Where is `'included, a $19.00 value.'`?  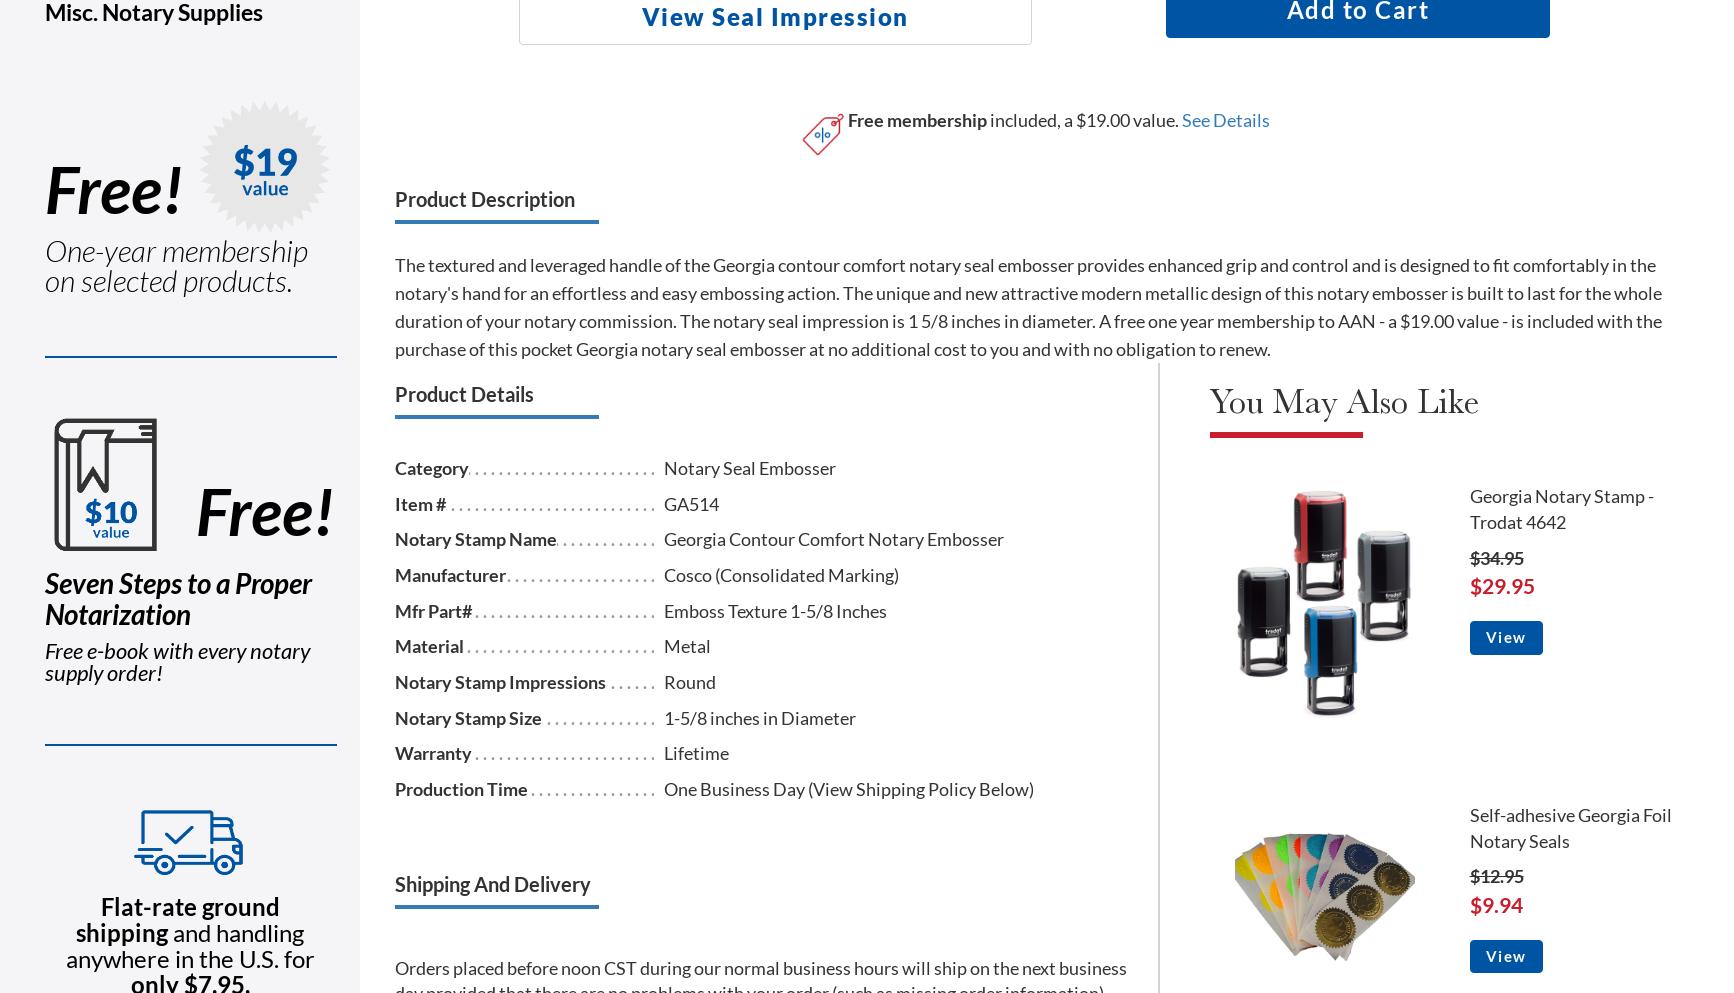
'included, a $19.00 value.' is located at coordinates (986, 119).